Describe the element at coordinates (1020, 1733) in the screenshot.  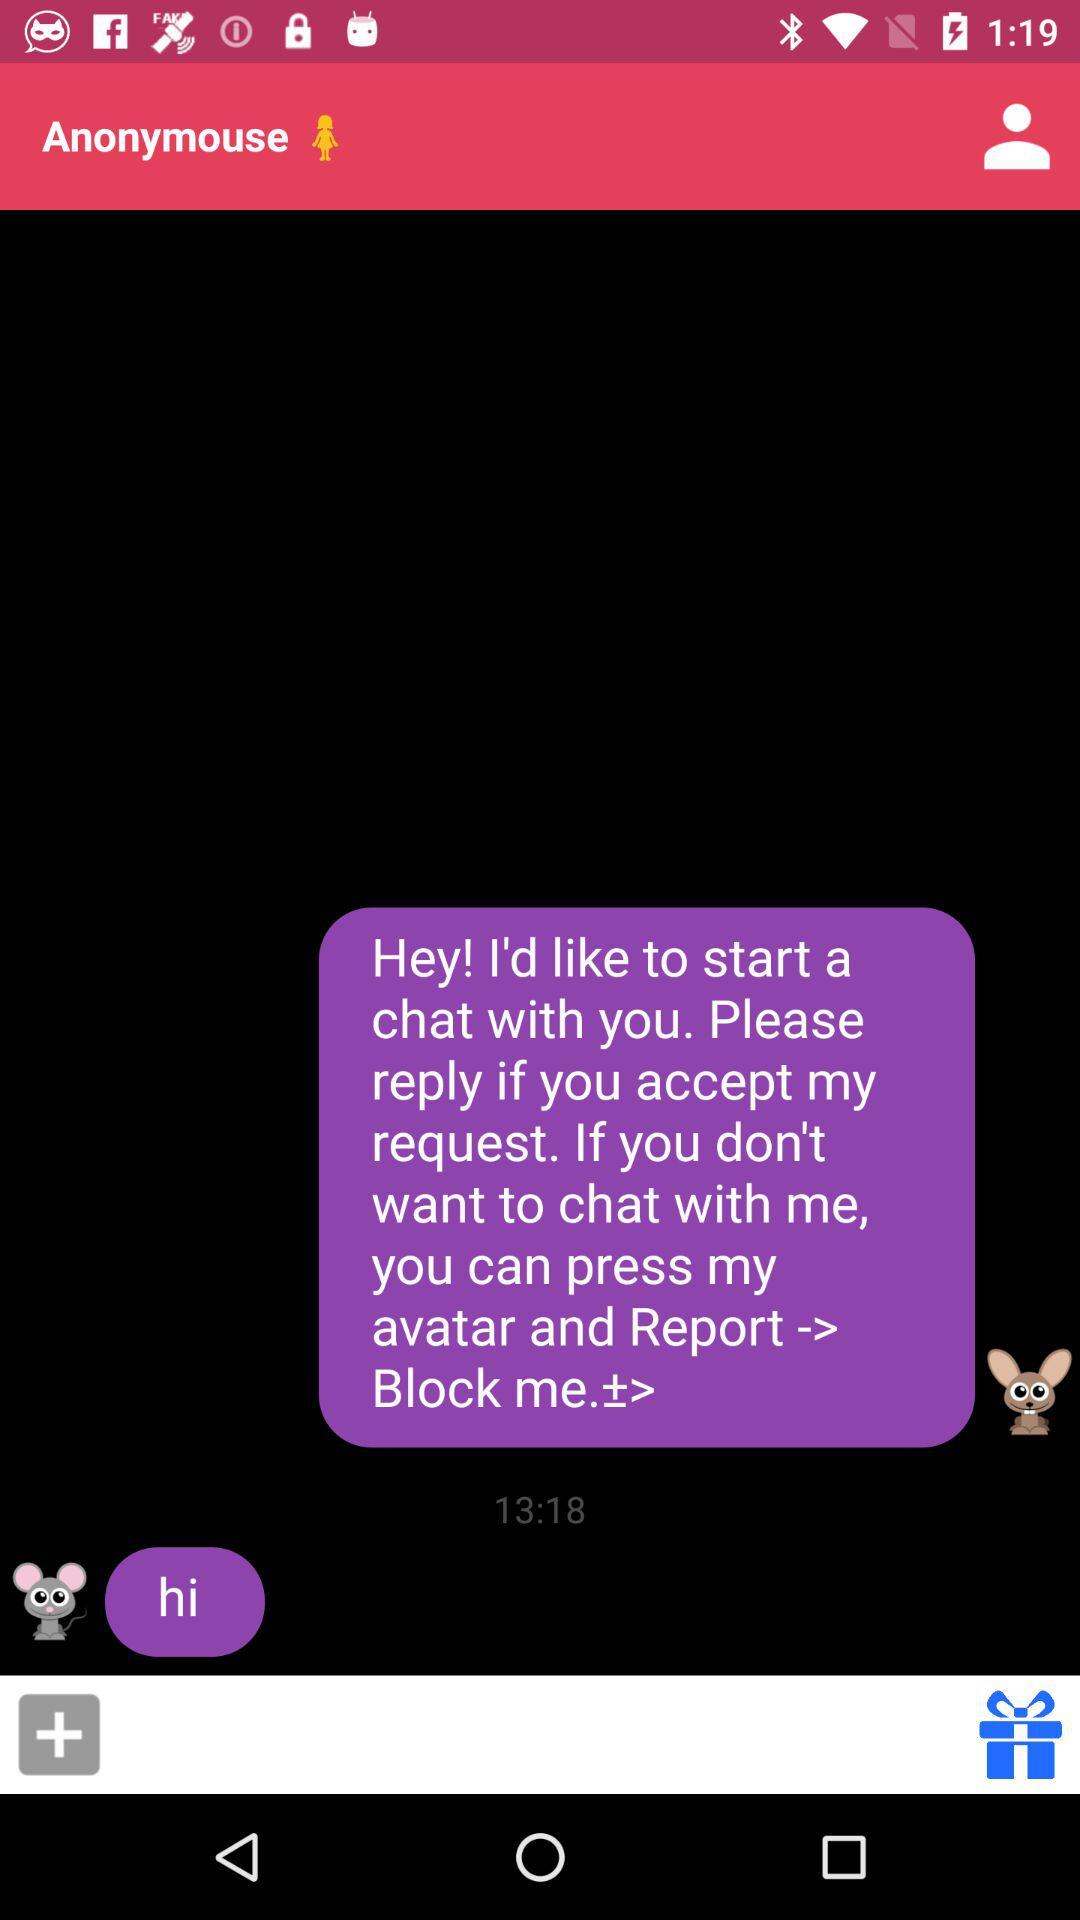
I see `the item below hey i d item` at that location.